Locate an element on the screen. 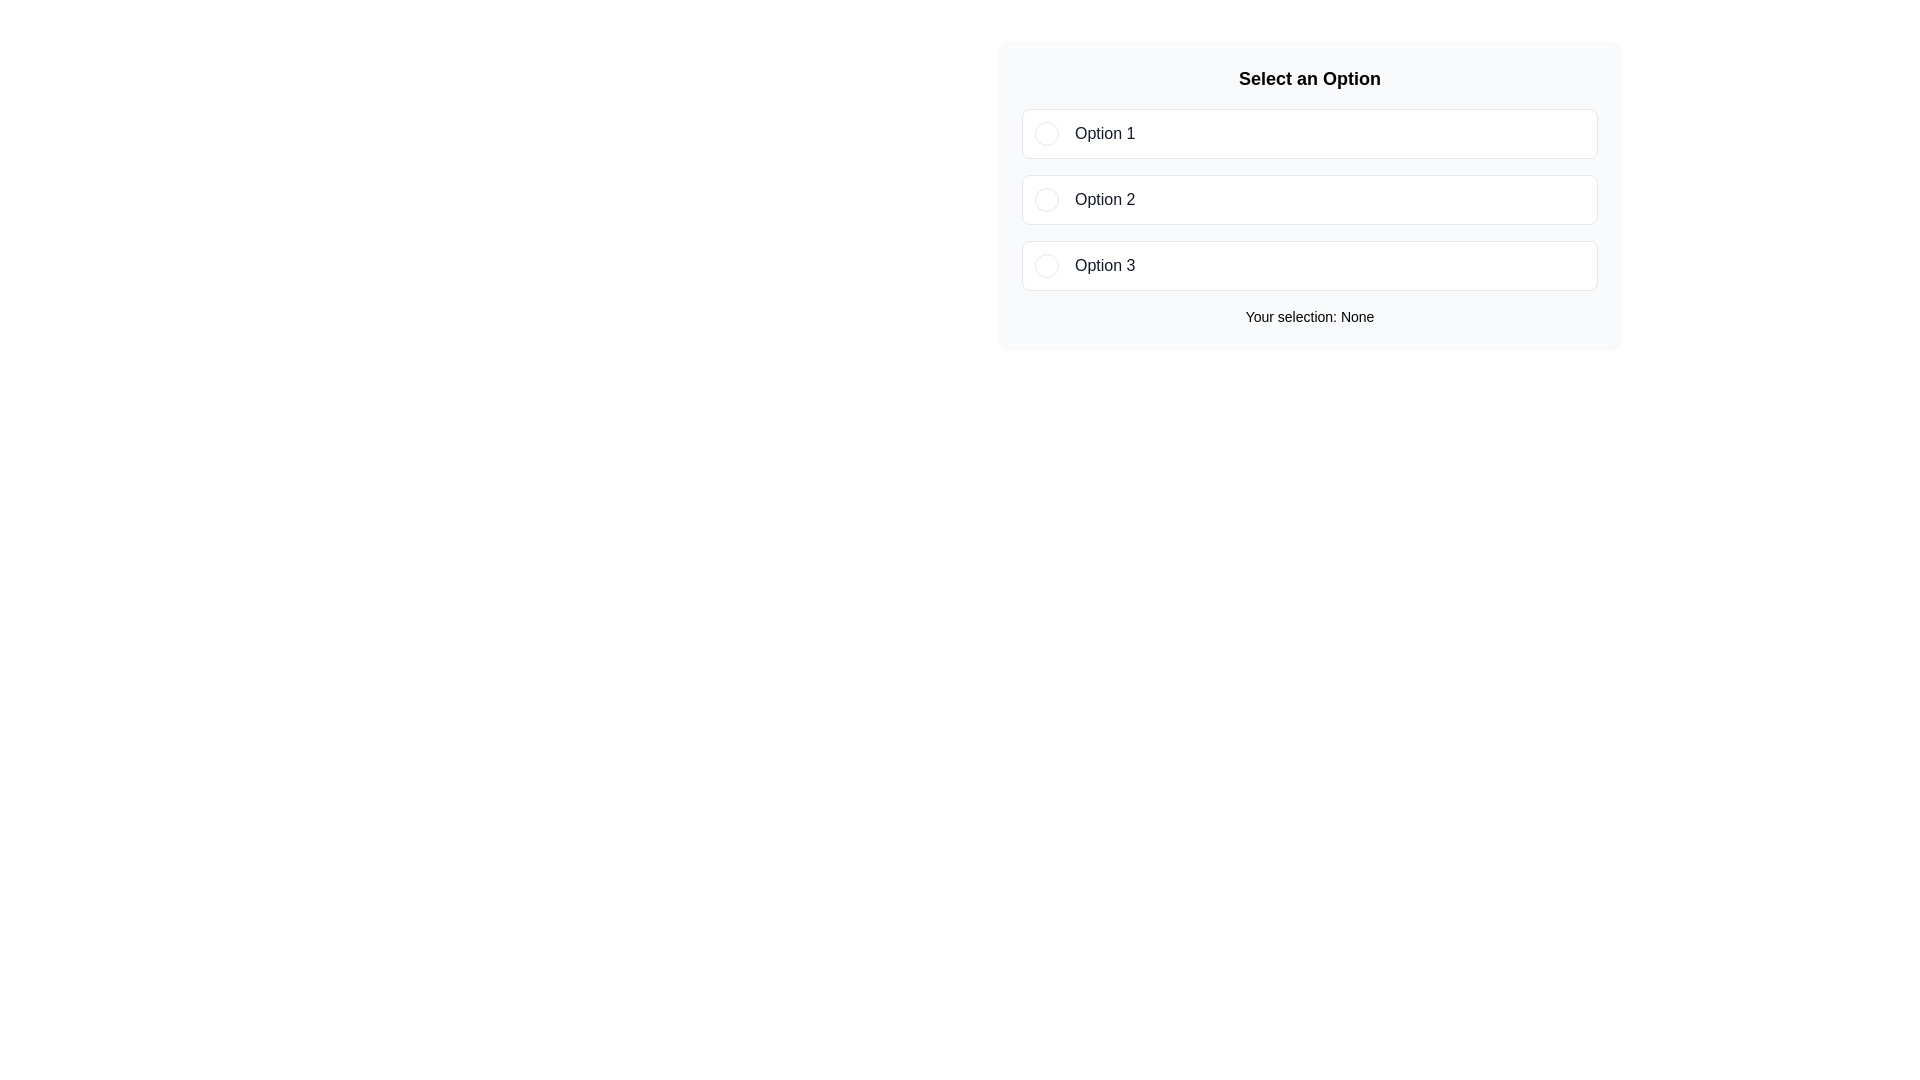  the middle selectable option in the list is located at coordinates (1310, 200).